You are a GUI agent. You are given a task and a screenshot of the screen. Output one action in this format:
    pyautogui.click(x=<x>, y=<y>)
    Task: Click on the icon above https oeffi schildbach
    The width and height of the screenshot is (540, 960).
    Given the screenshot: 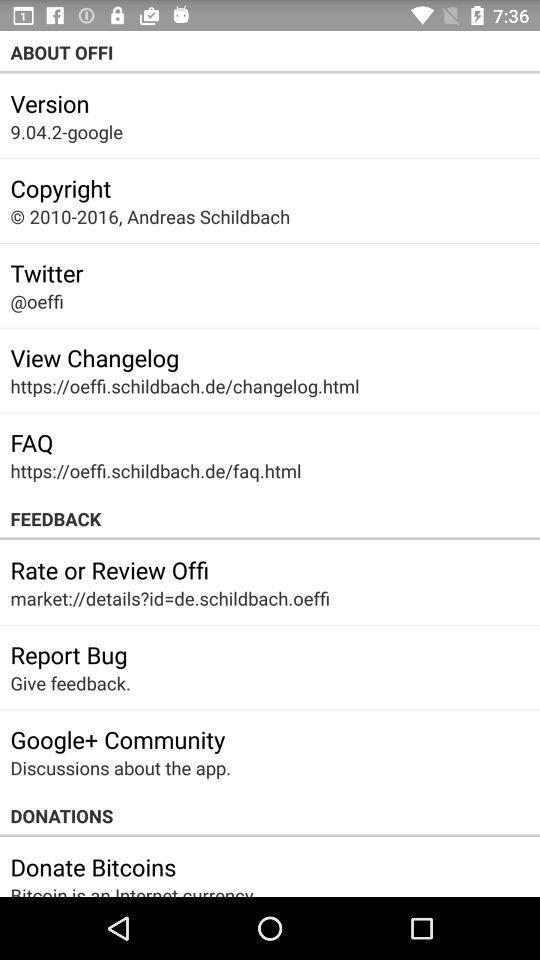 What is the action you would take?
    pyautogui.click(x=93, y=357)
    